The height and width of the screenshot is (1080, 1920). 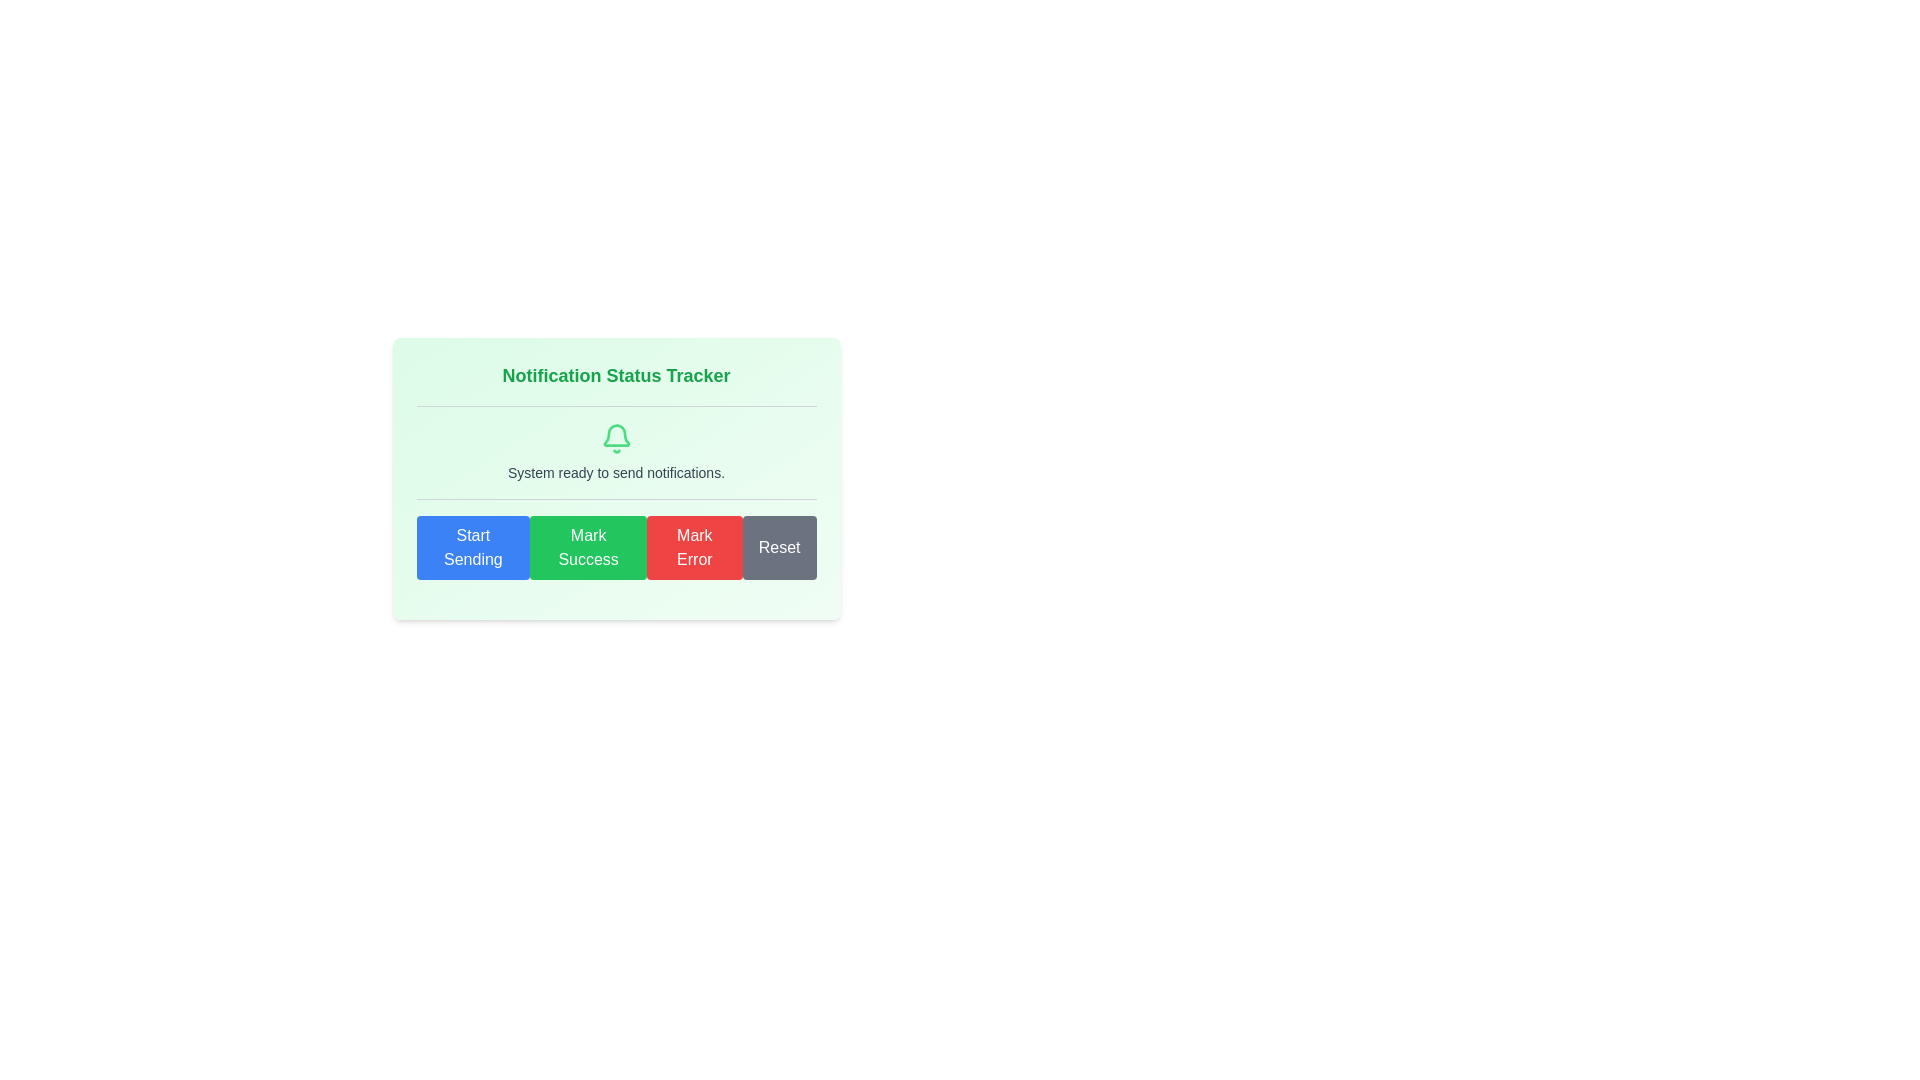 I want to click on the static text label that serves as the title for the notification management panel, located in a rounded, shadowed panel with a gradient green background, so click(x=615, y=375).